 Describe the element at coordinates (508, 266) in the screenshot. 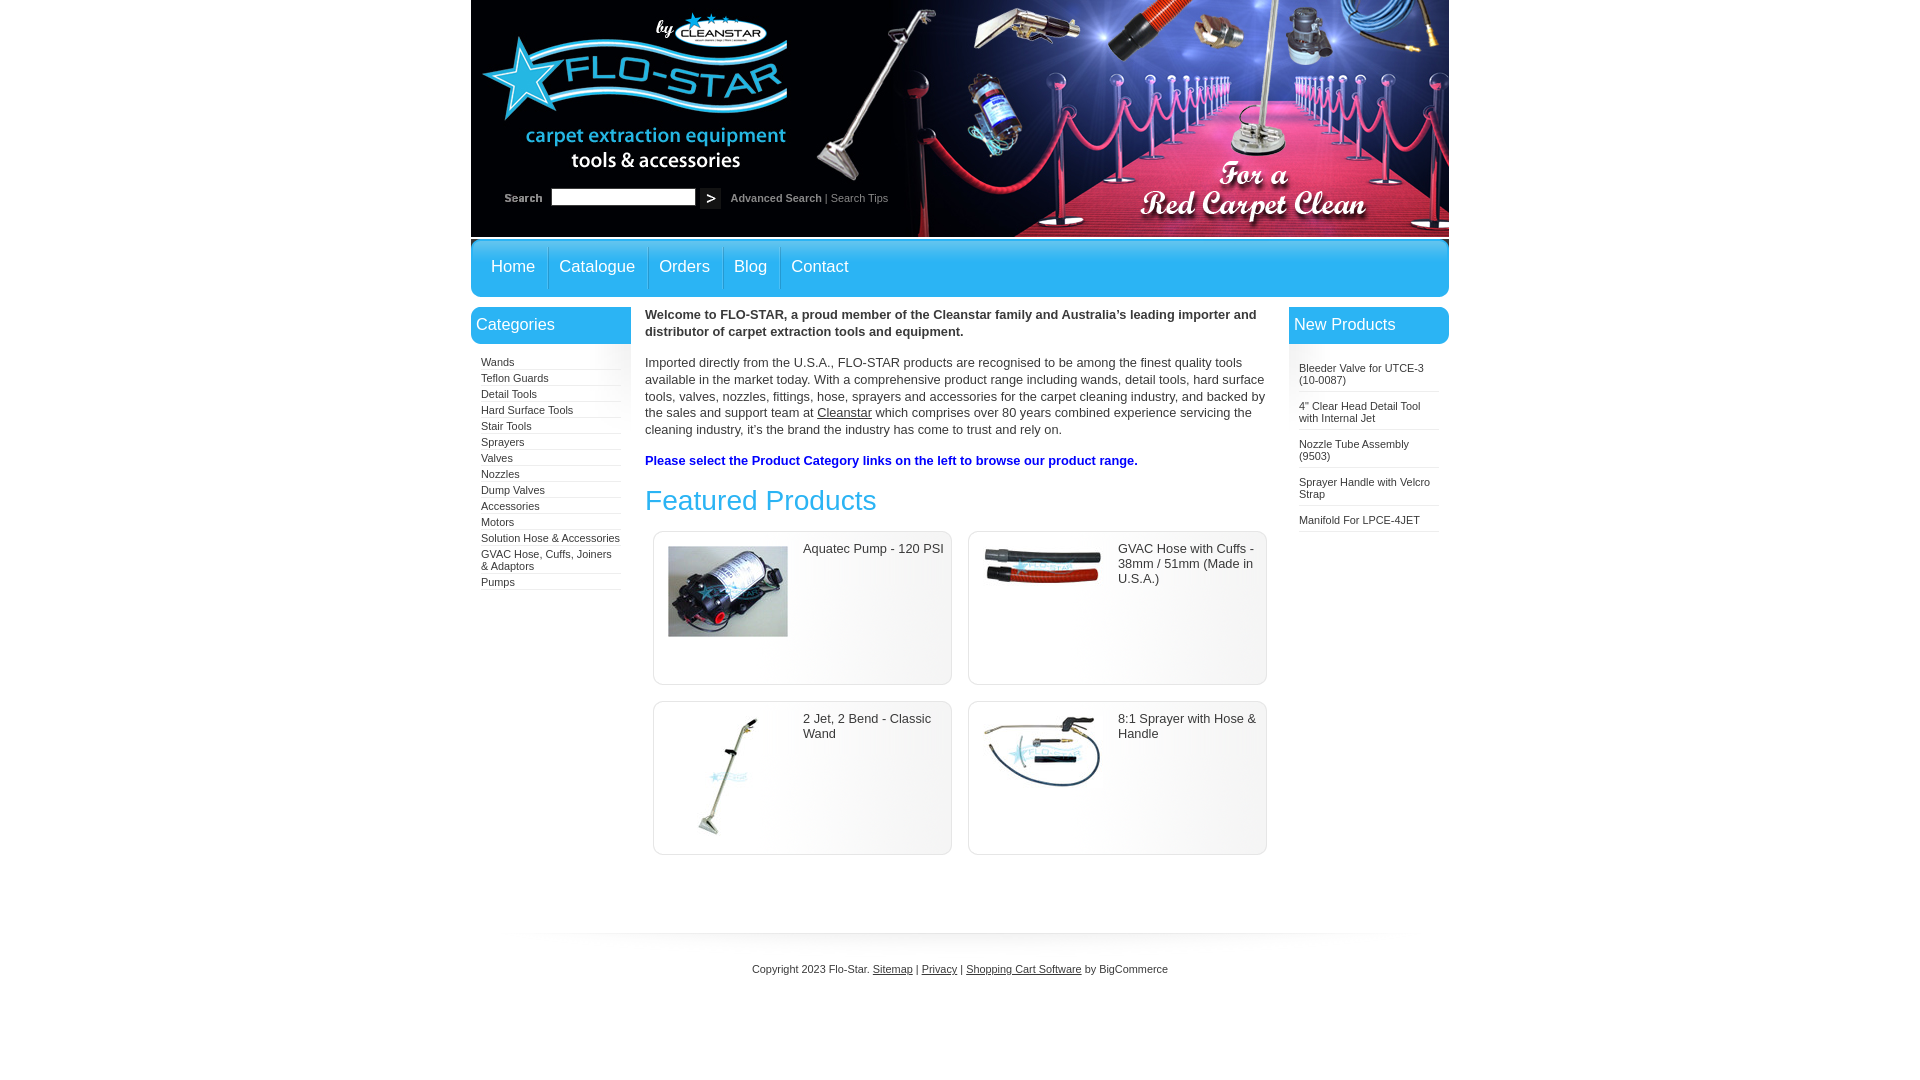

I see `'Home'` at that location.